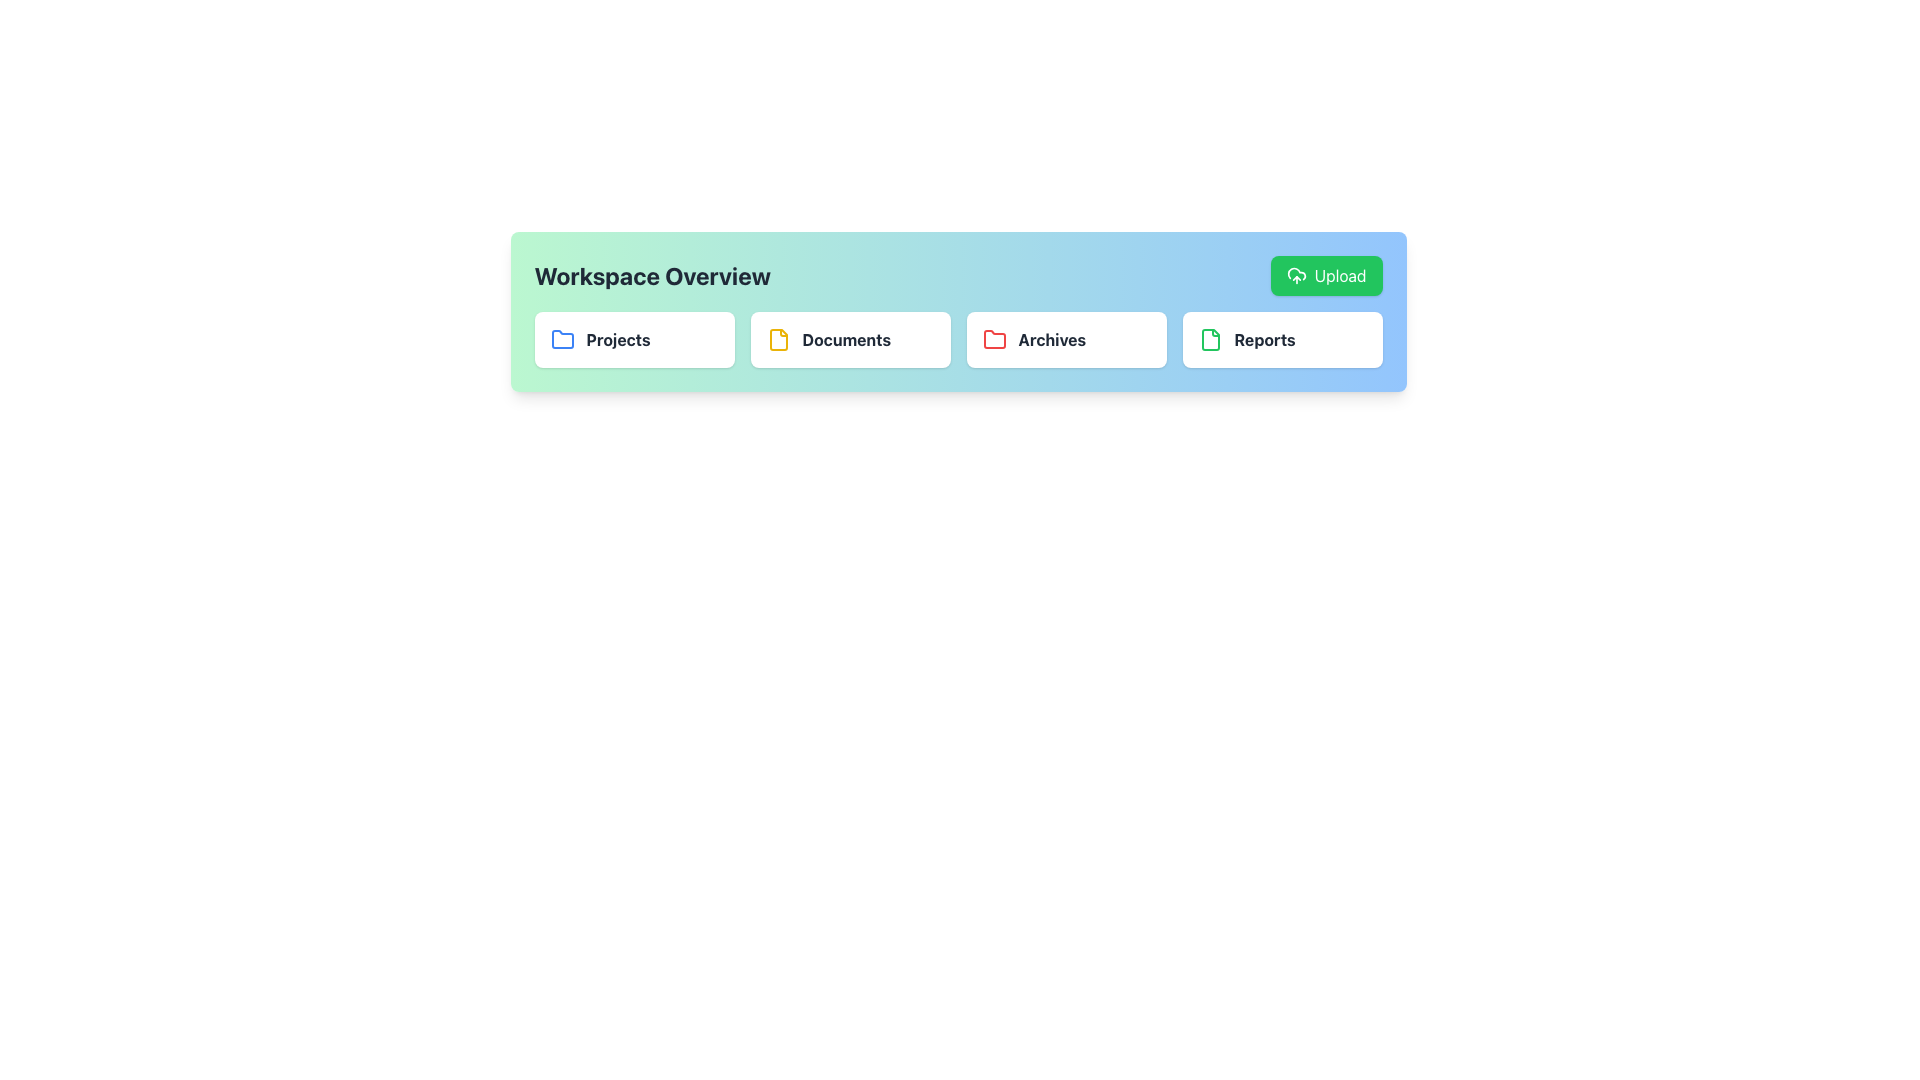 This screenshot has width=1920, height=1080. I want to click on the 'Archives' label which is displayed in bold font within a rectangular card that has rounded corners and a red folder icon to the left, so click(1051, 338).